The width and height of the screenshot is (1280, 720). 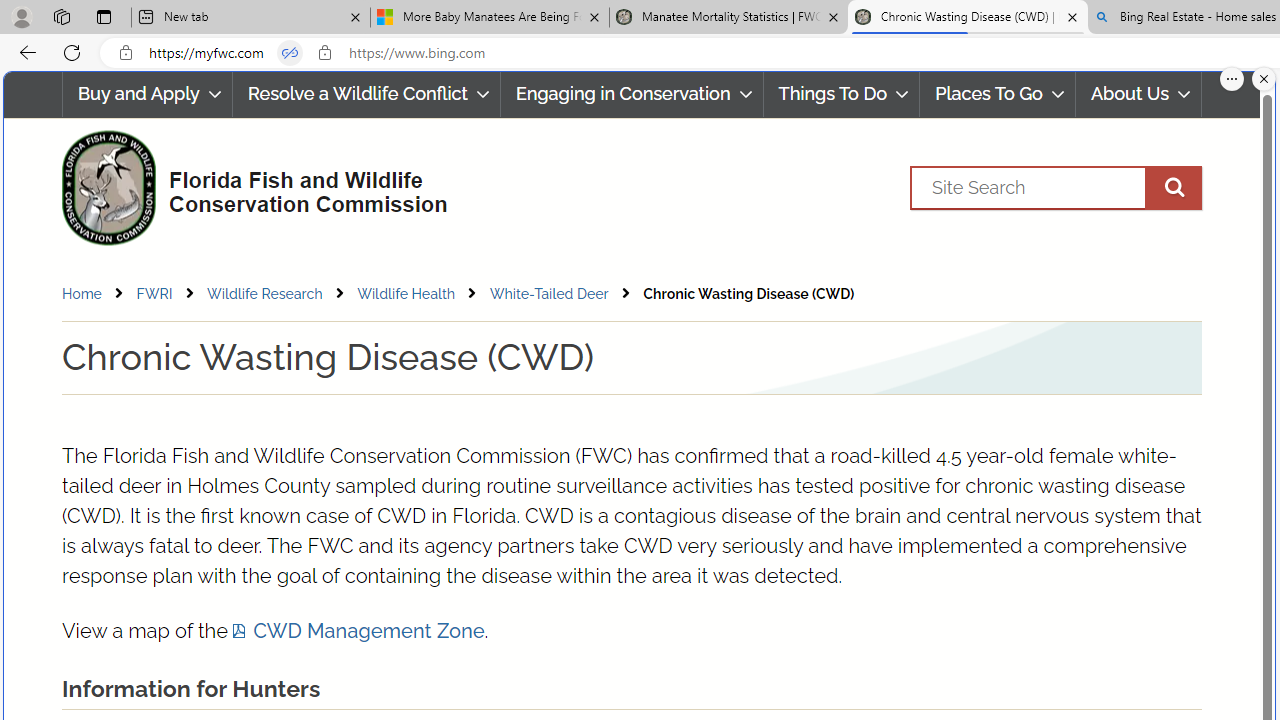 What do you see at coordinates (405, 293) in the screenshot?
I see `'Wildlife Health'` at bounding box center [405, 293].